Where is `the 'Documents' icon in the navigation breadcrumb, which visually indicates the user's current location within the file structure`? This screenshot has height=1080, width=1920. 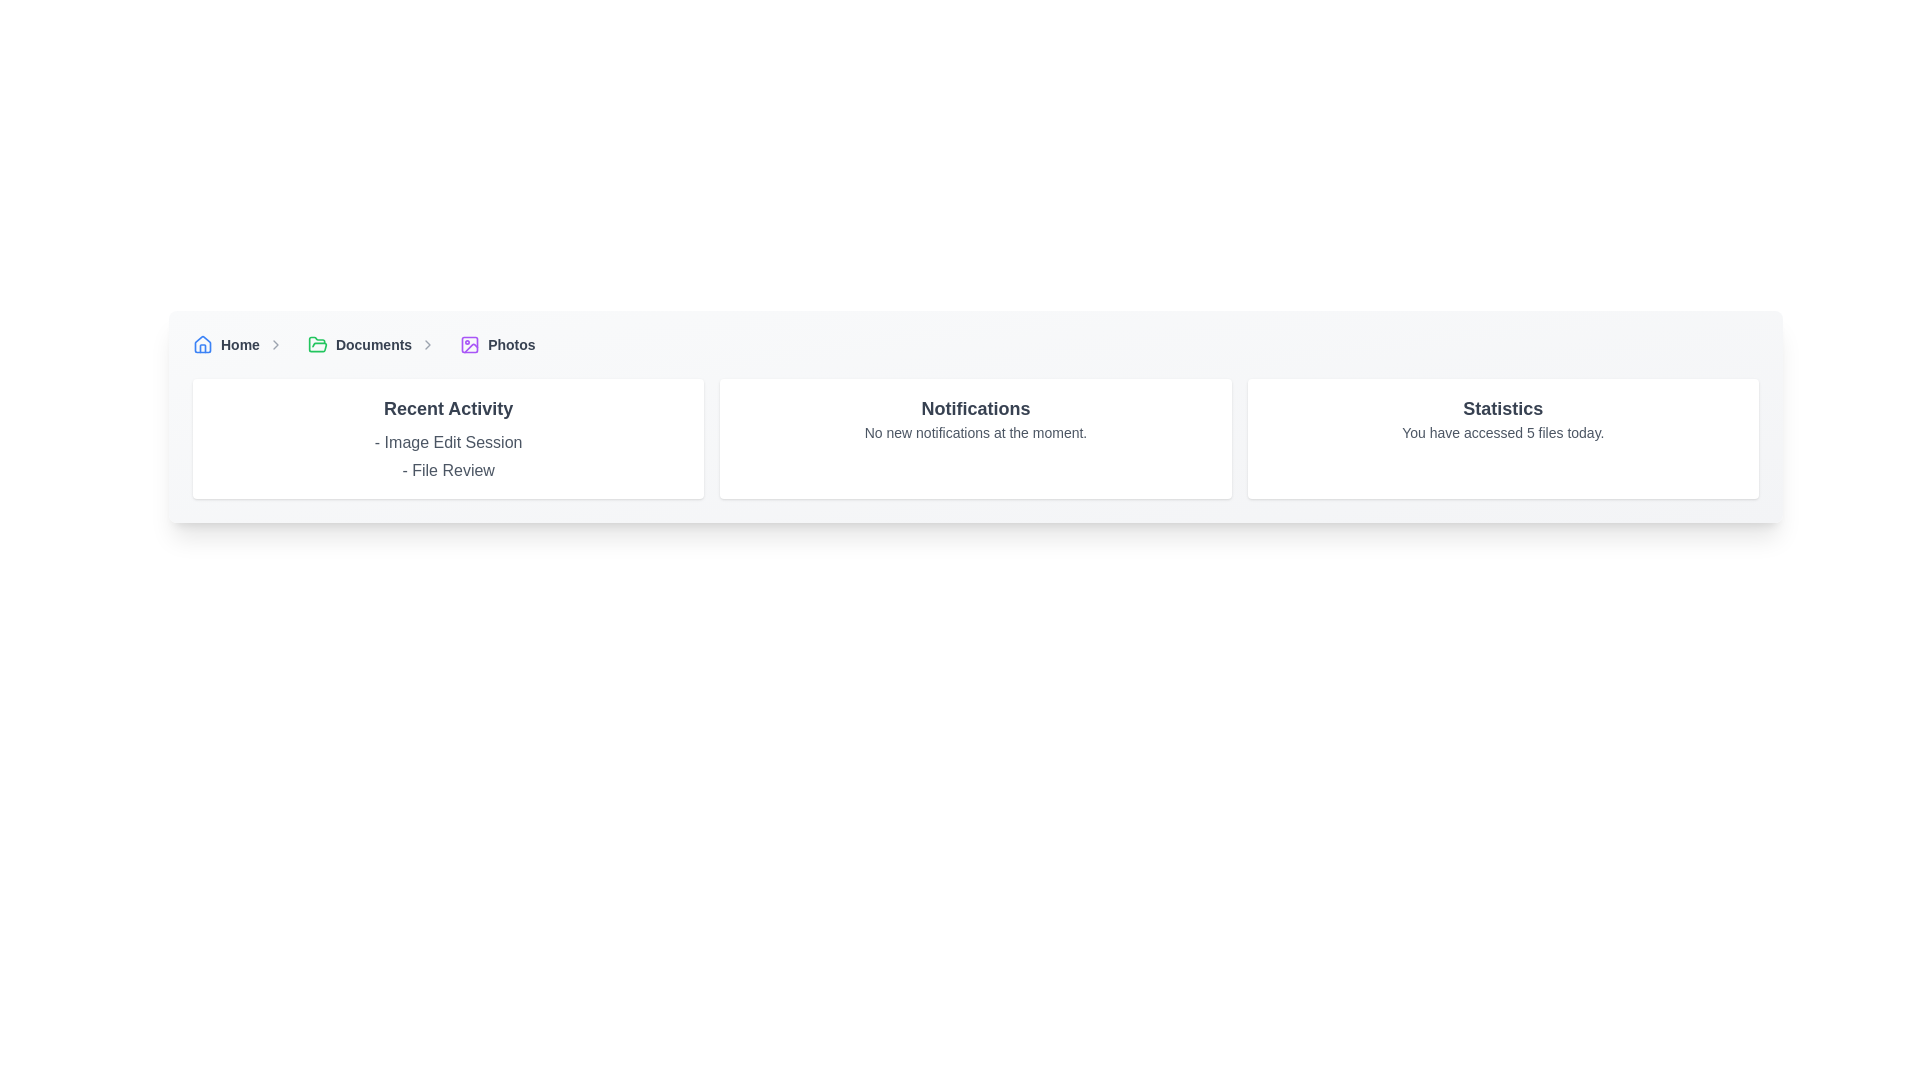 the 'Documents' icon in the navigation breadcrumb, which visually indicates the user's current location within the file structure is located at coordinates (316, 343).